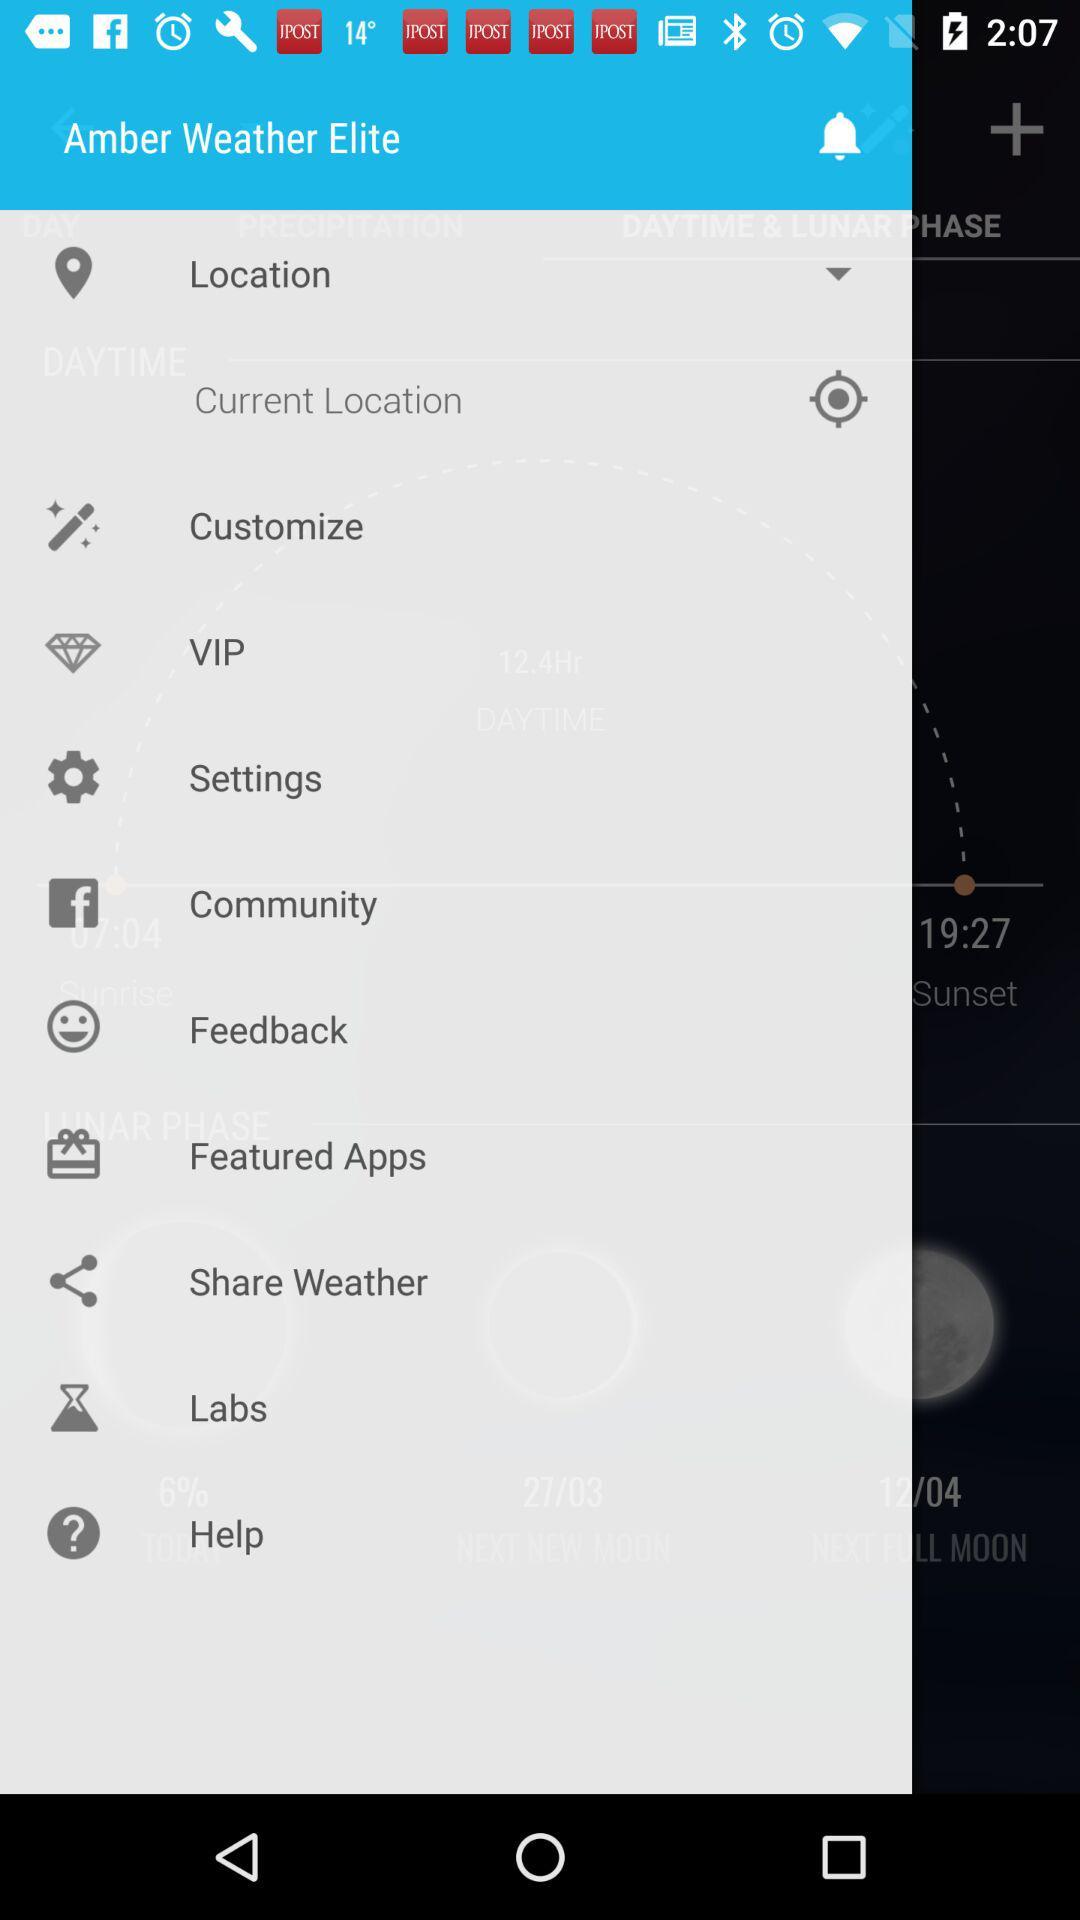  Describe the element at coordinates (841, 135) in the screenshot. I see `the notifications icon` at that location.